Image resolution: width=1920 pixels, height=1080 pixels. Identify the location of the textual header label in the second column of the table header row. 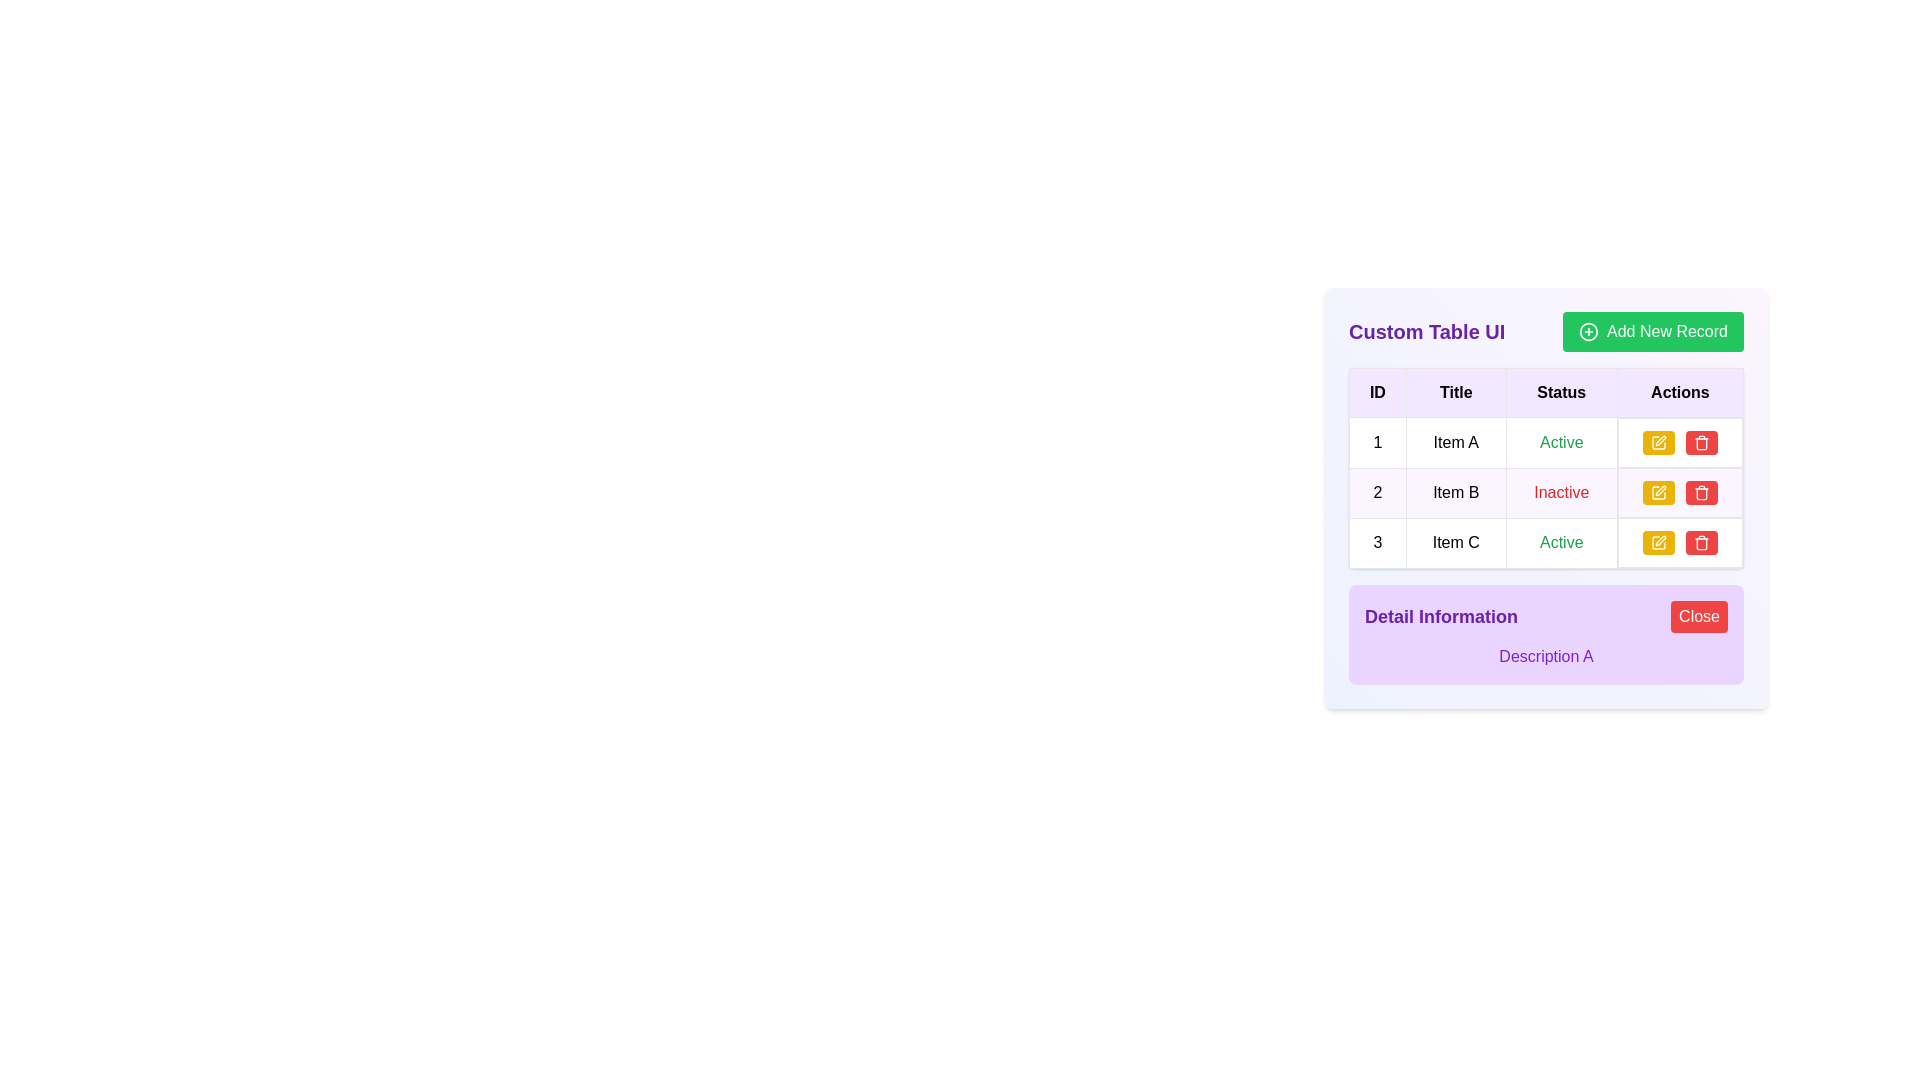
(1456, 393).